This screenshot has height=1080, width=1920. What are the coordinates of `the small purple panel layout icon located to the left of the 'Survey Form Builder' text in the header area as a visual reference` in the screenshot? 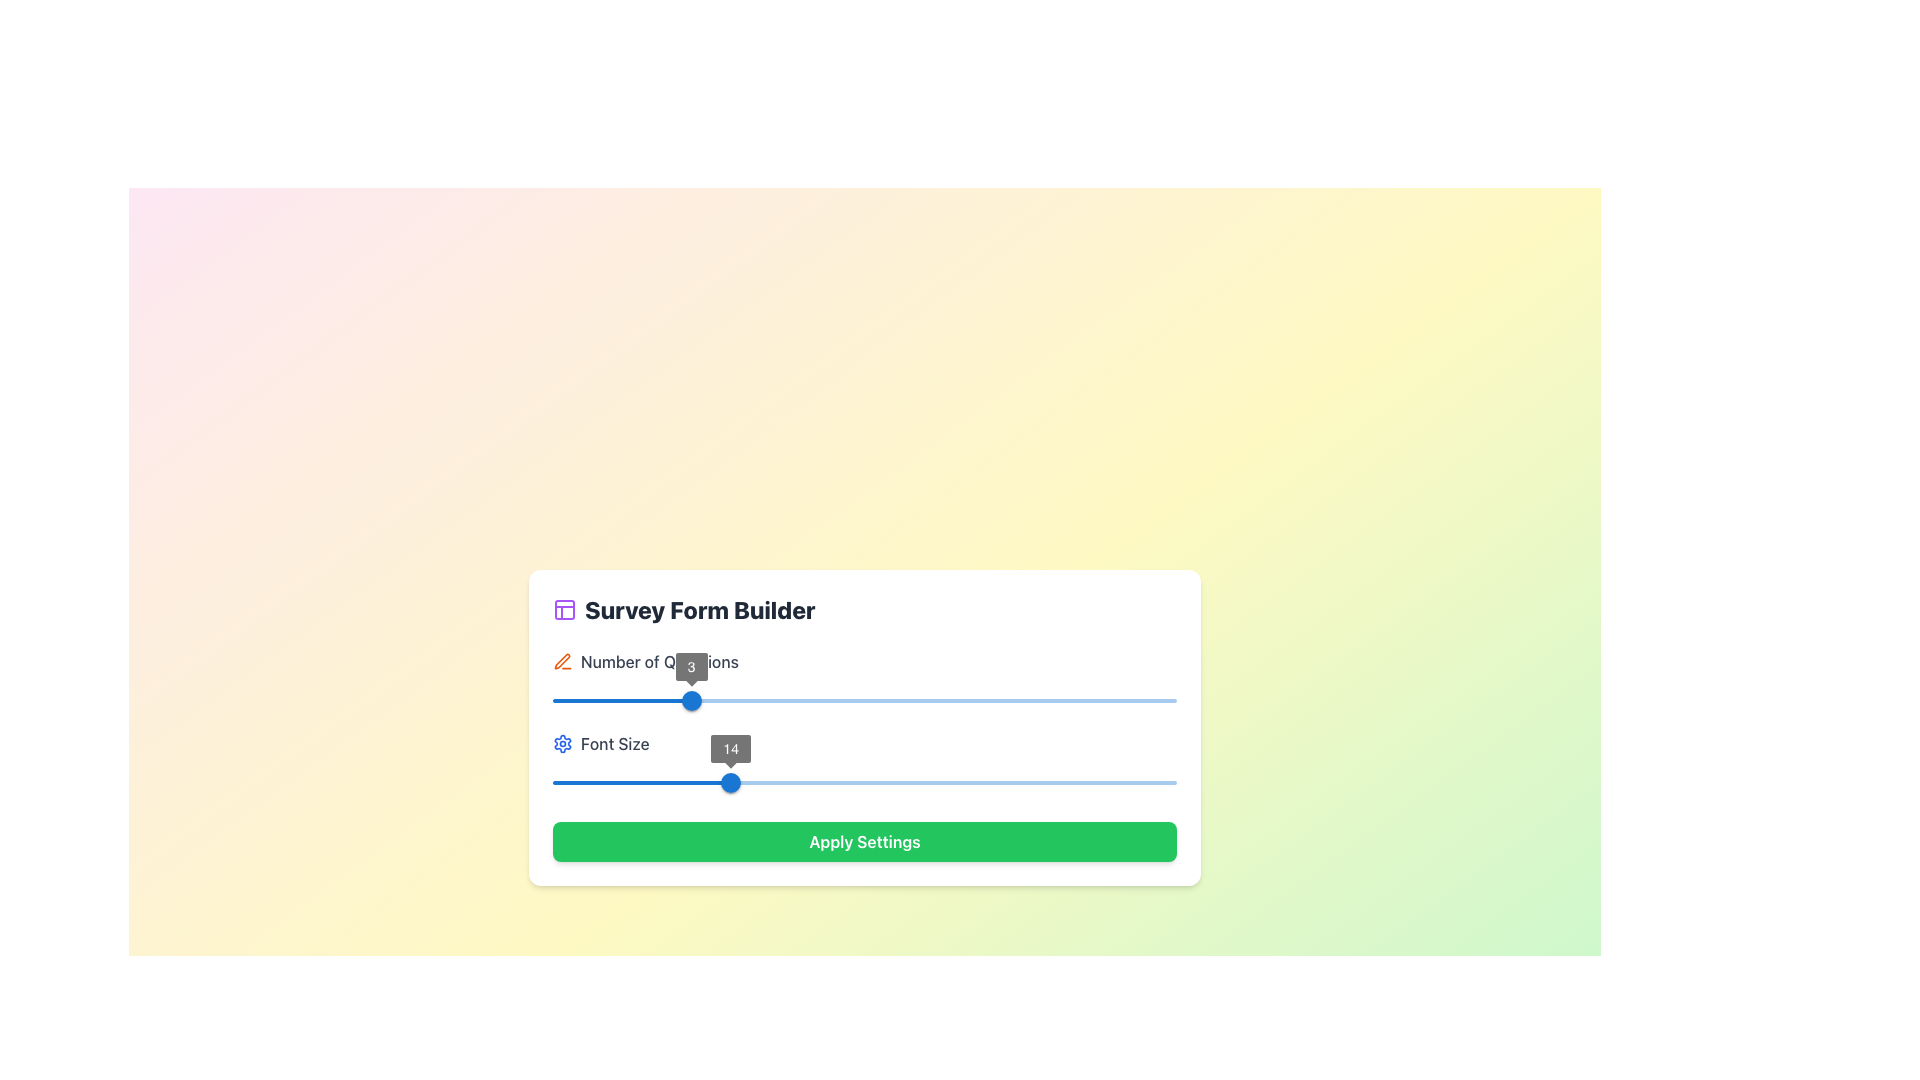 It's located at (564, 608).